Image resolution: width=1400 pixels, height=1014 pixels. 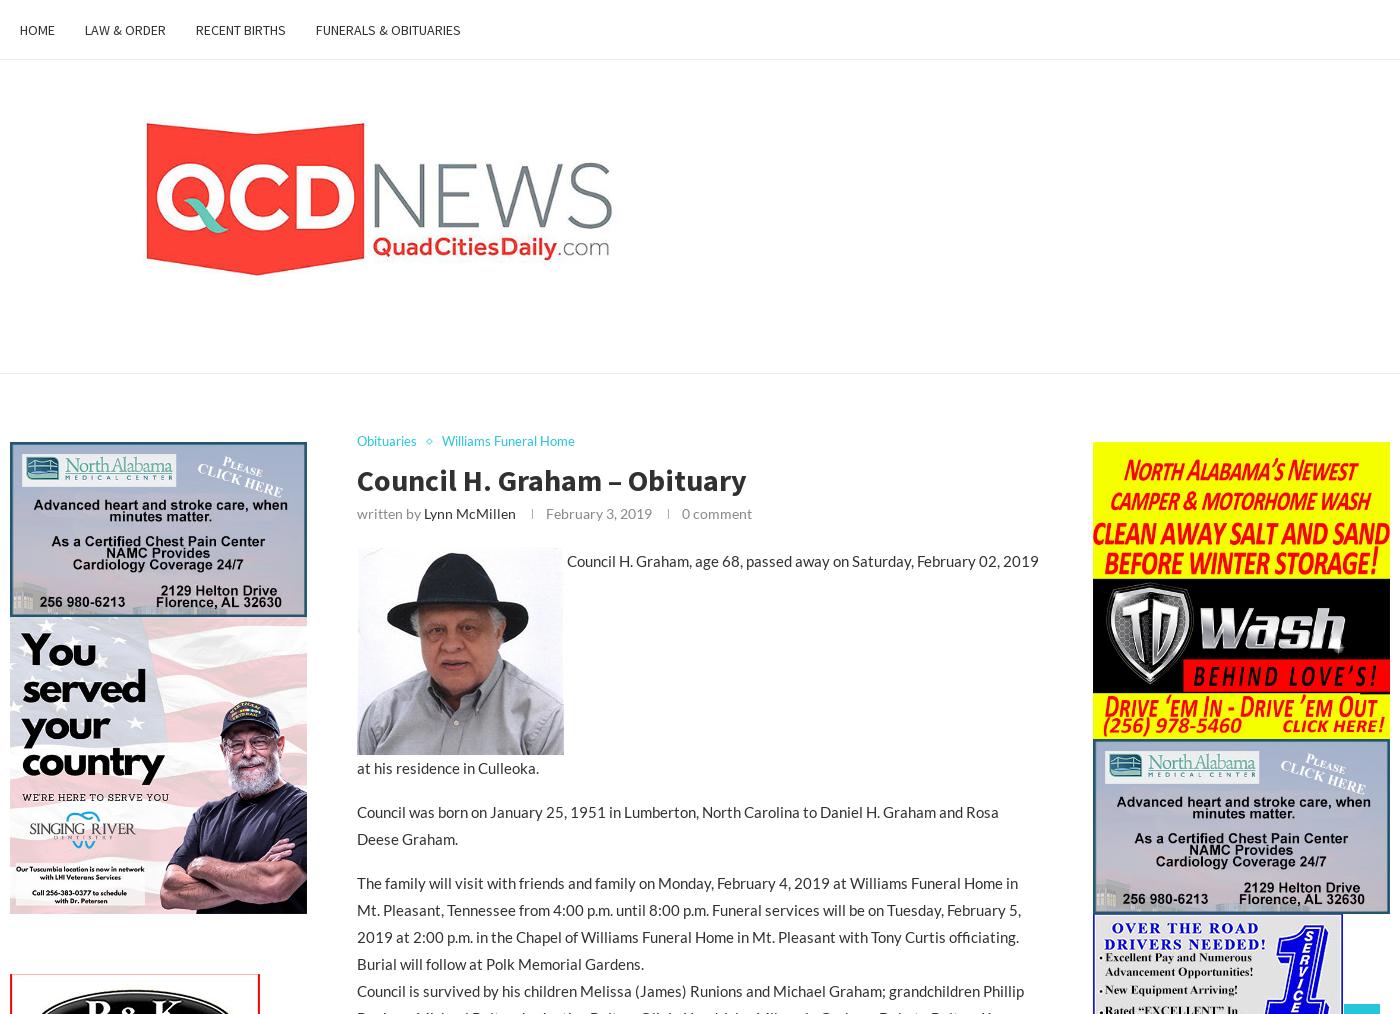 I want to click on 'Council H. Graham, age 68, passed away on Saturday, February 02, 2019 at his residence in Culleoka.', so click(x=697, y=663).